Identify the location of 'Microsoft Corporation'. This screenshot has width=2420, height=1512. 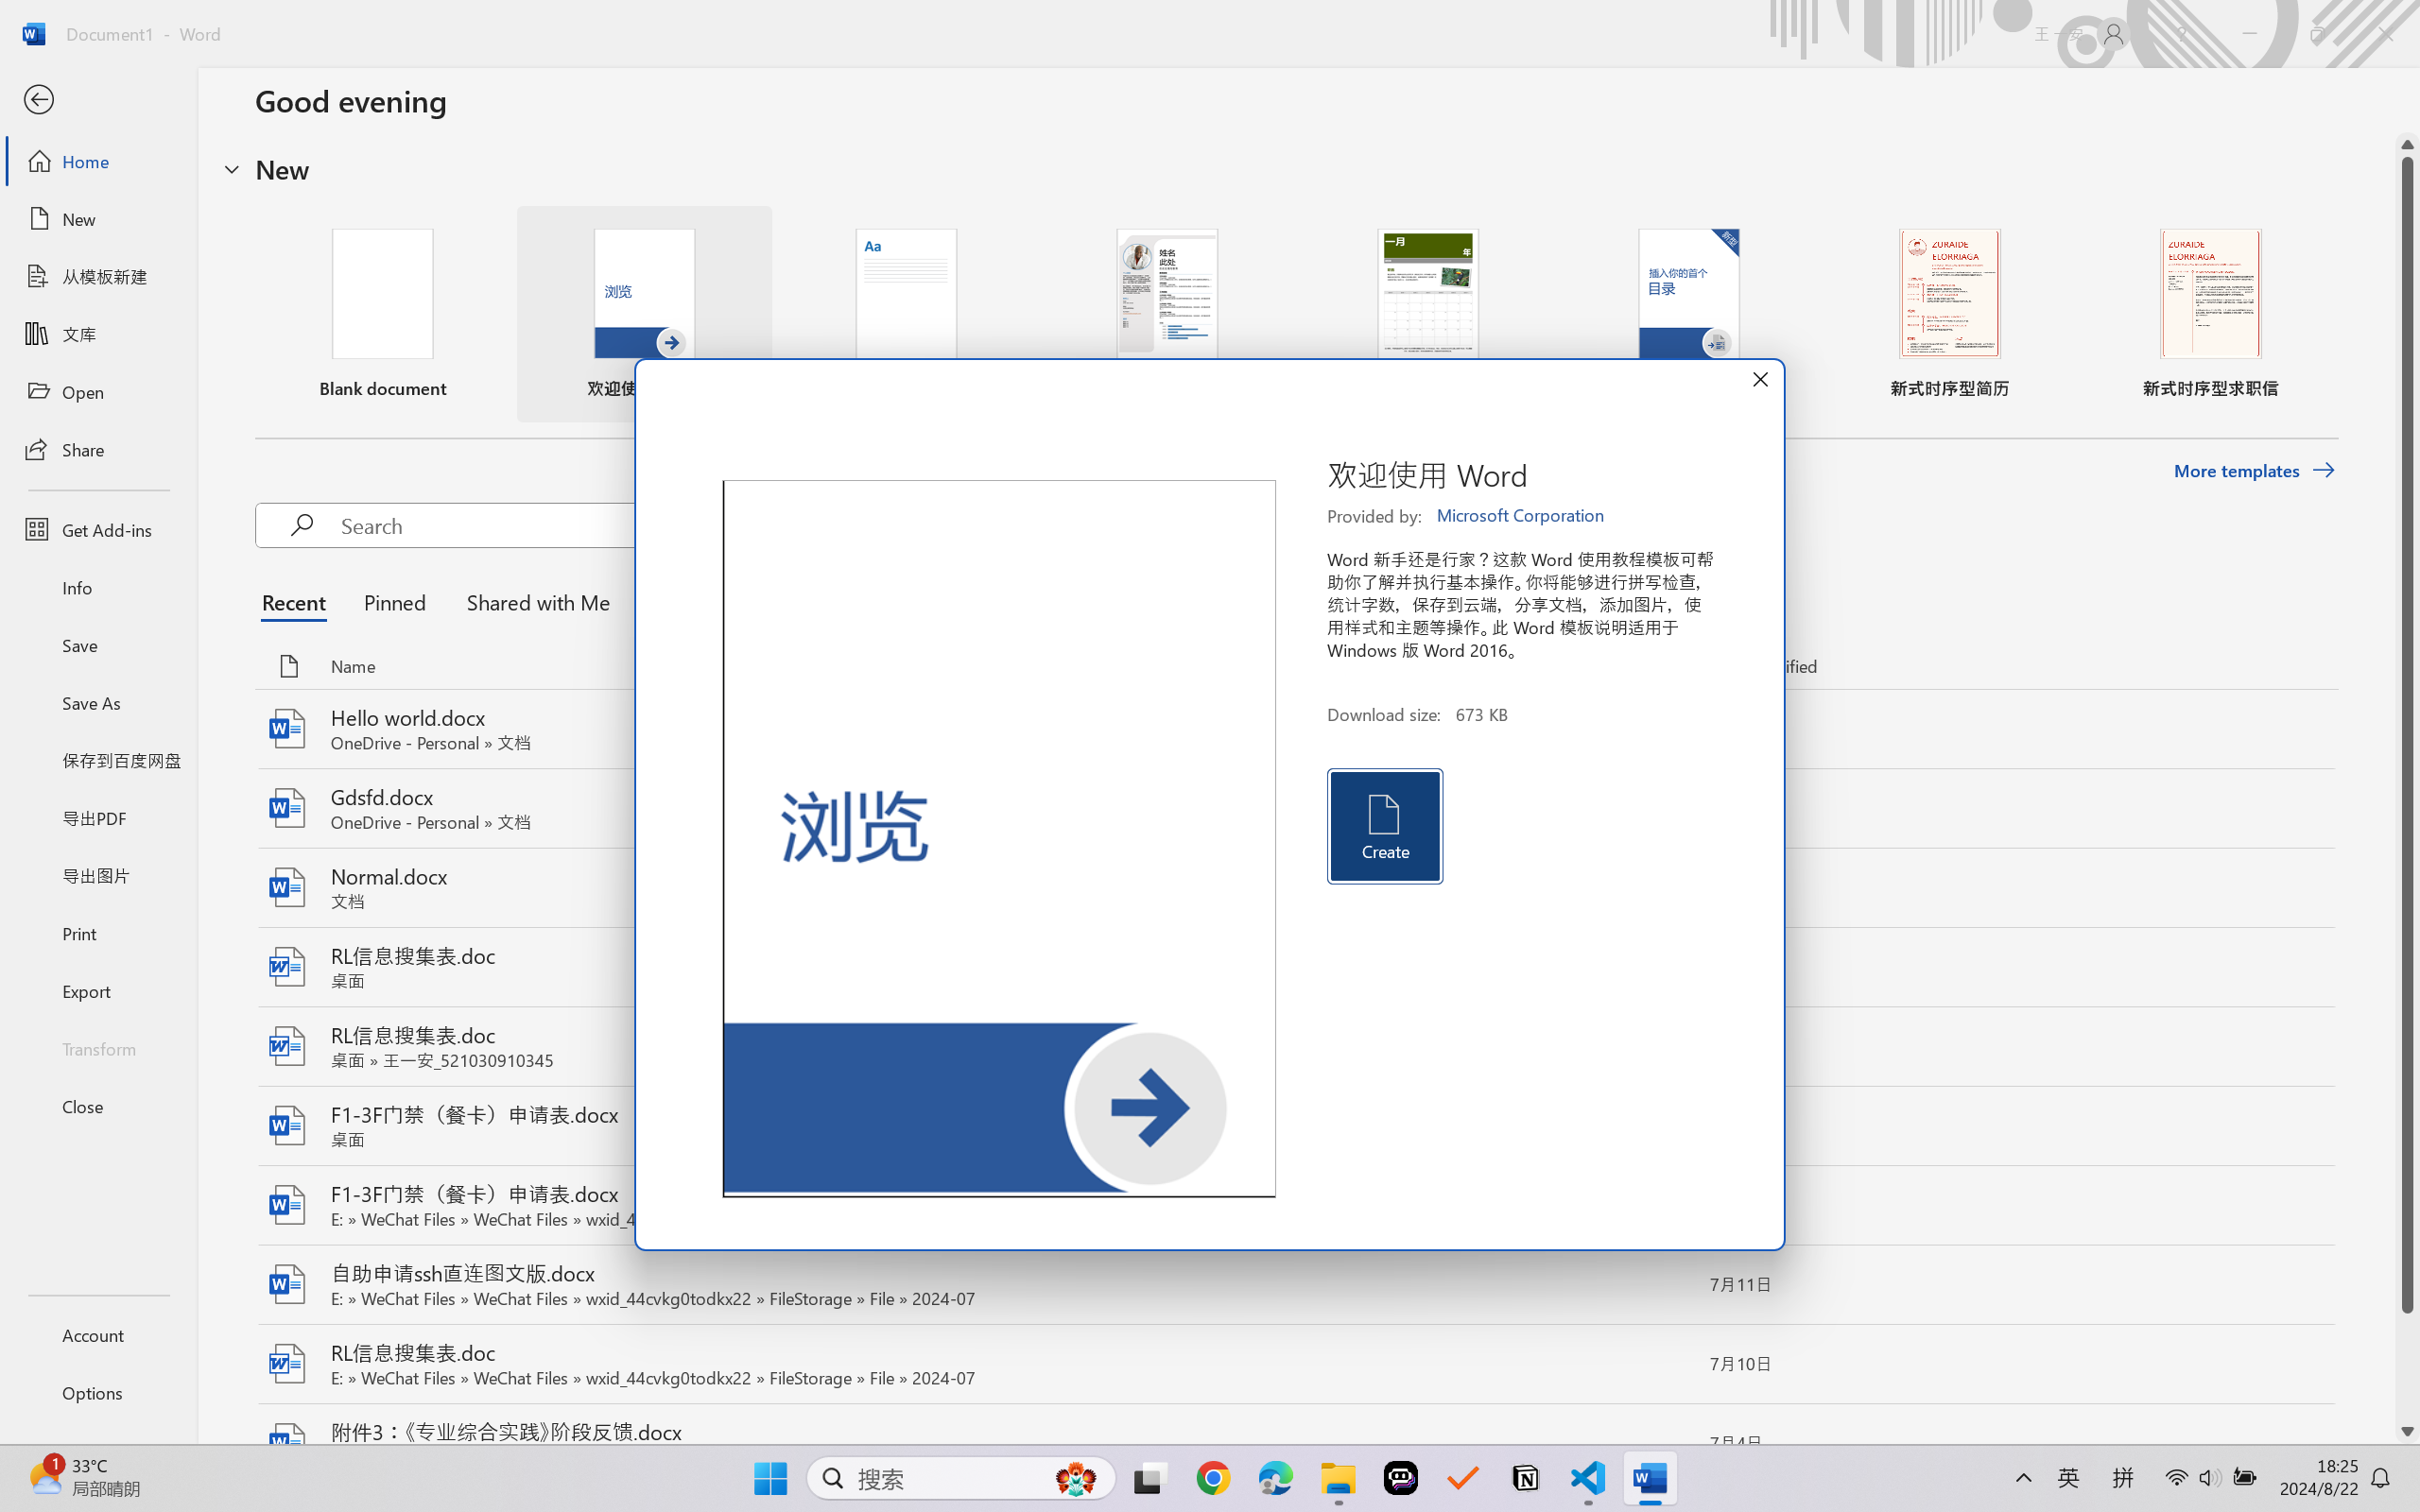
(1521, 515).